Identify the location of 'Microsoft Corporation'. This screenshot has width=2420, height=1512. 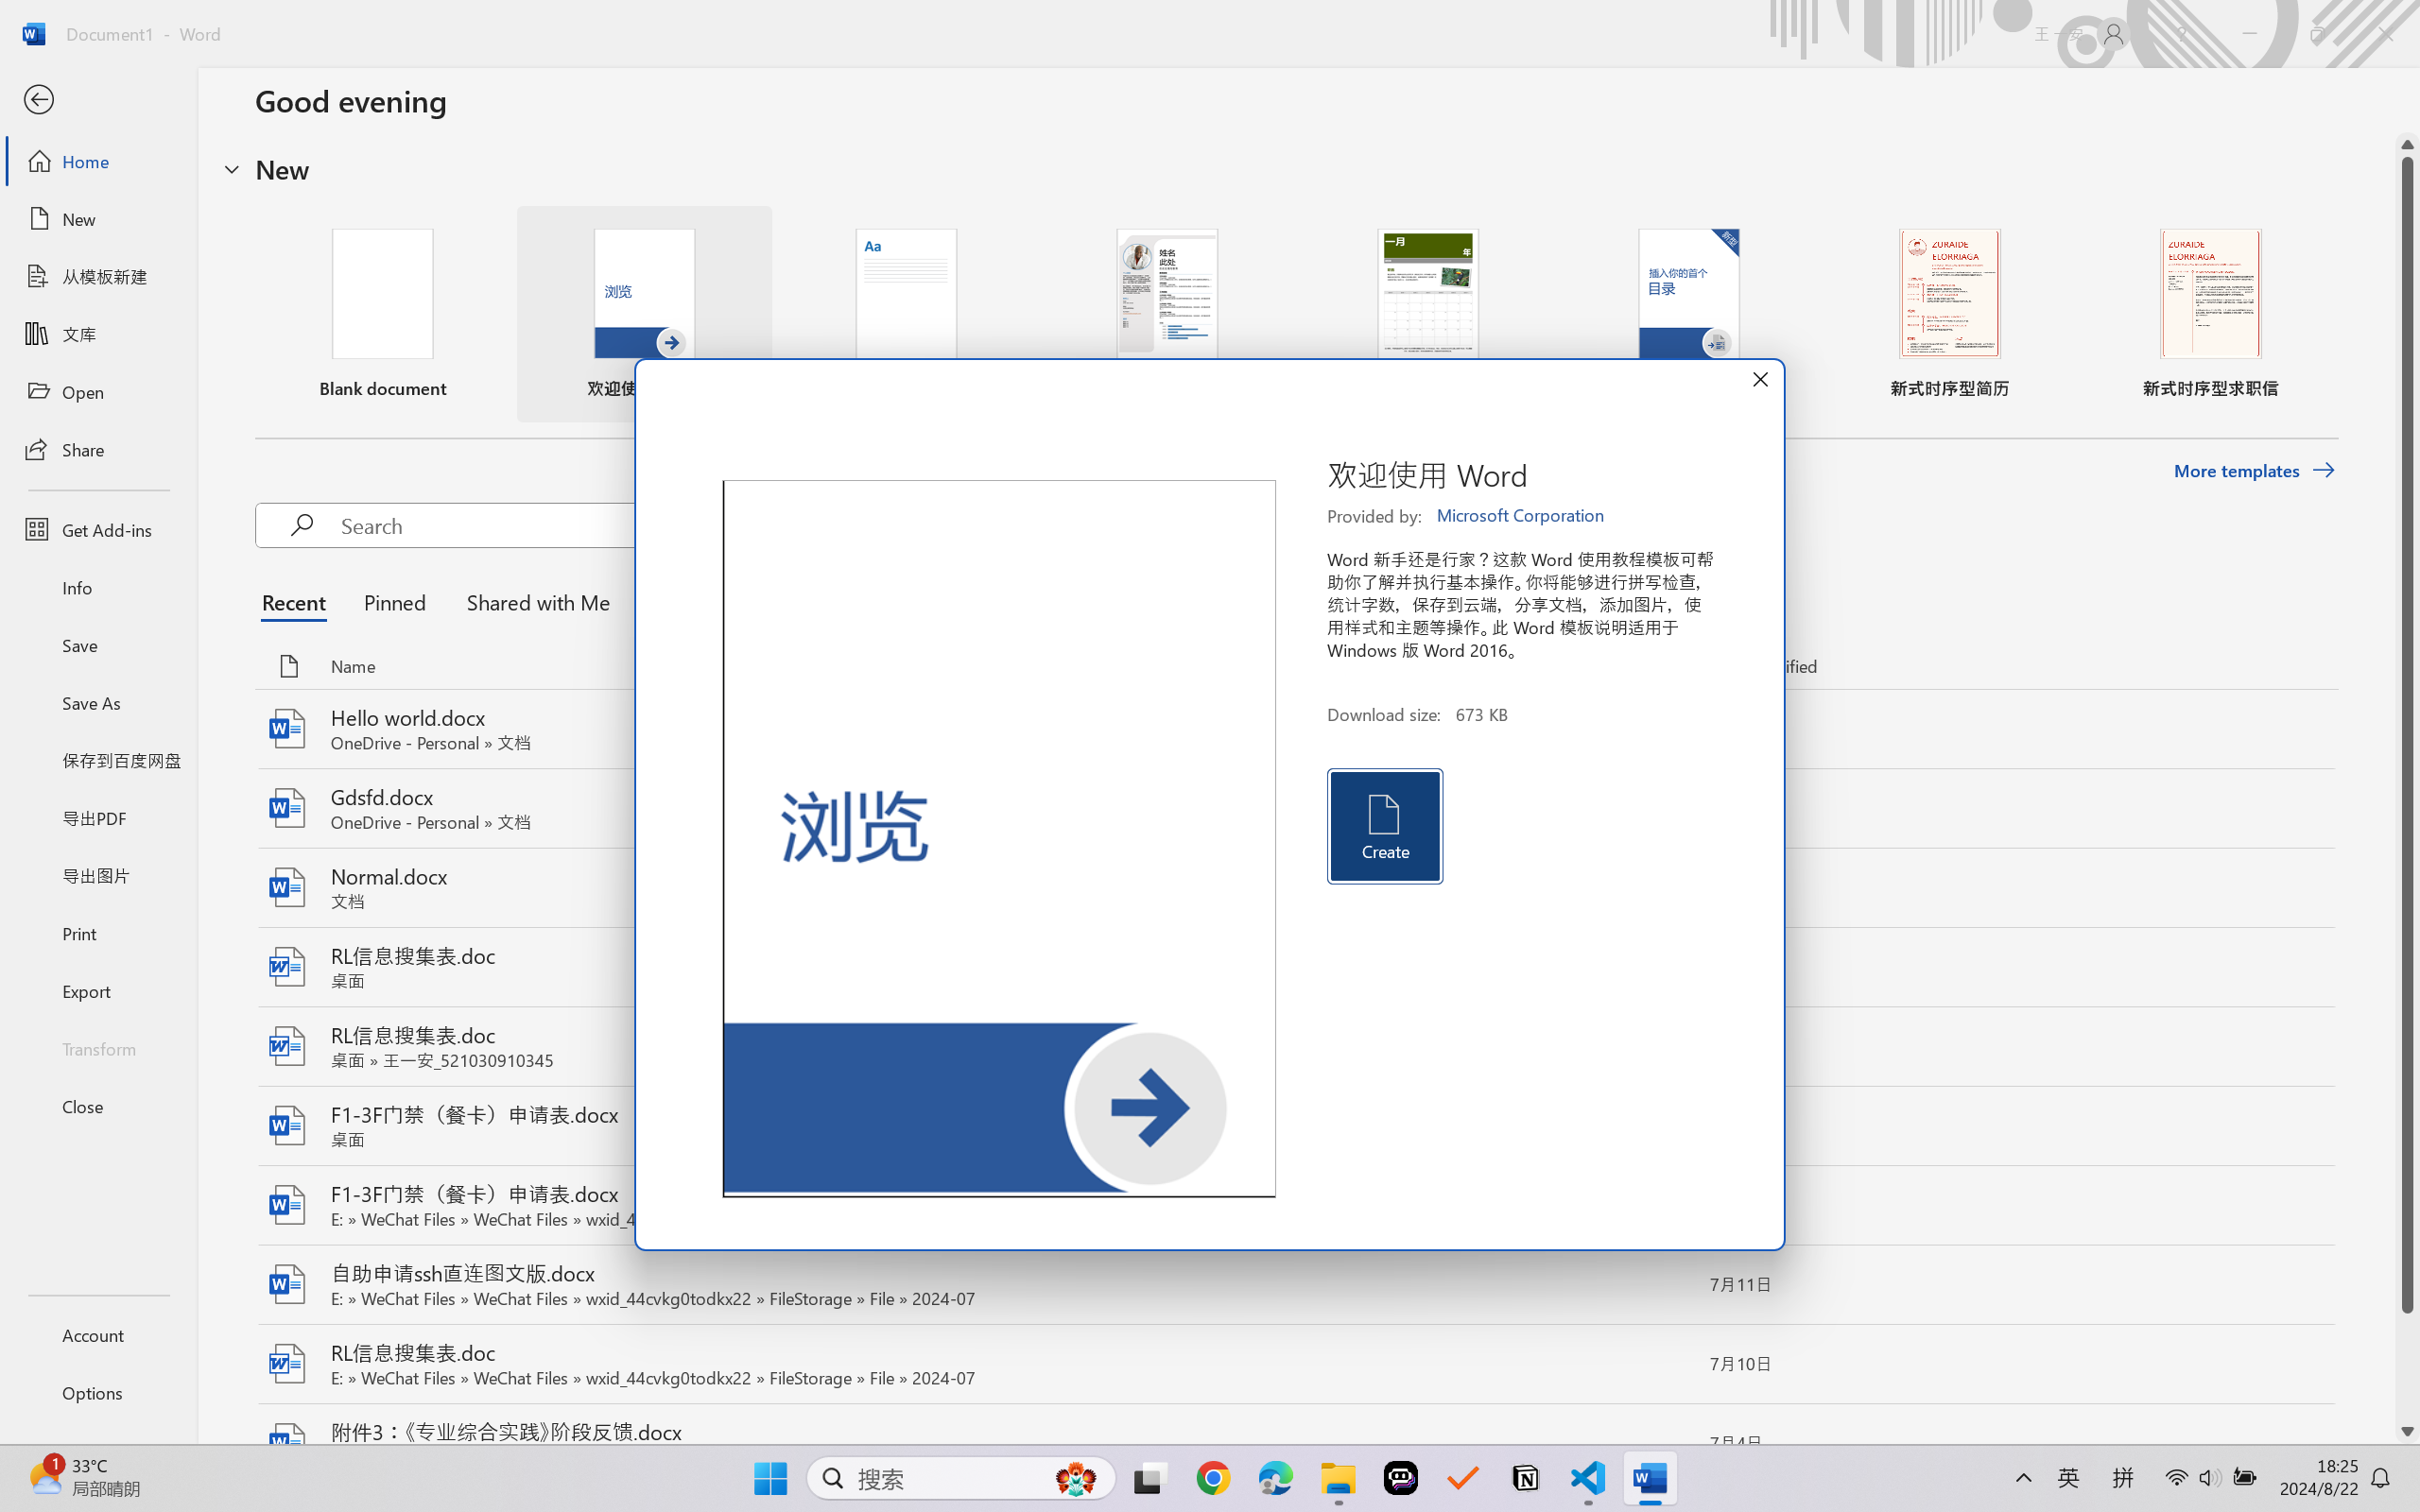
(1521, 515).